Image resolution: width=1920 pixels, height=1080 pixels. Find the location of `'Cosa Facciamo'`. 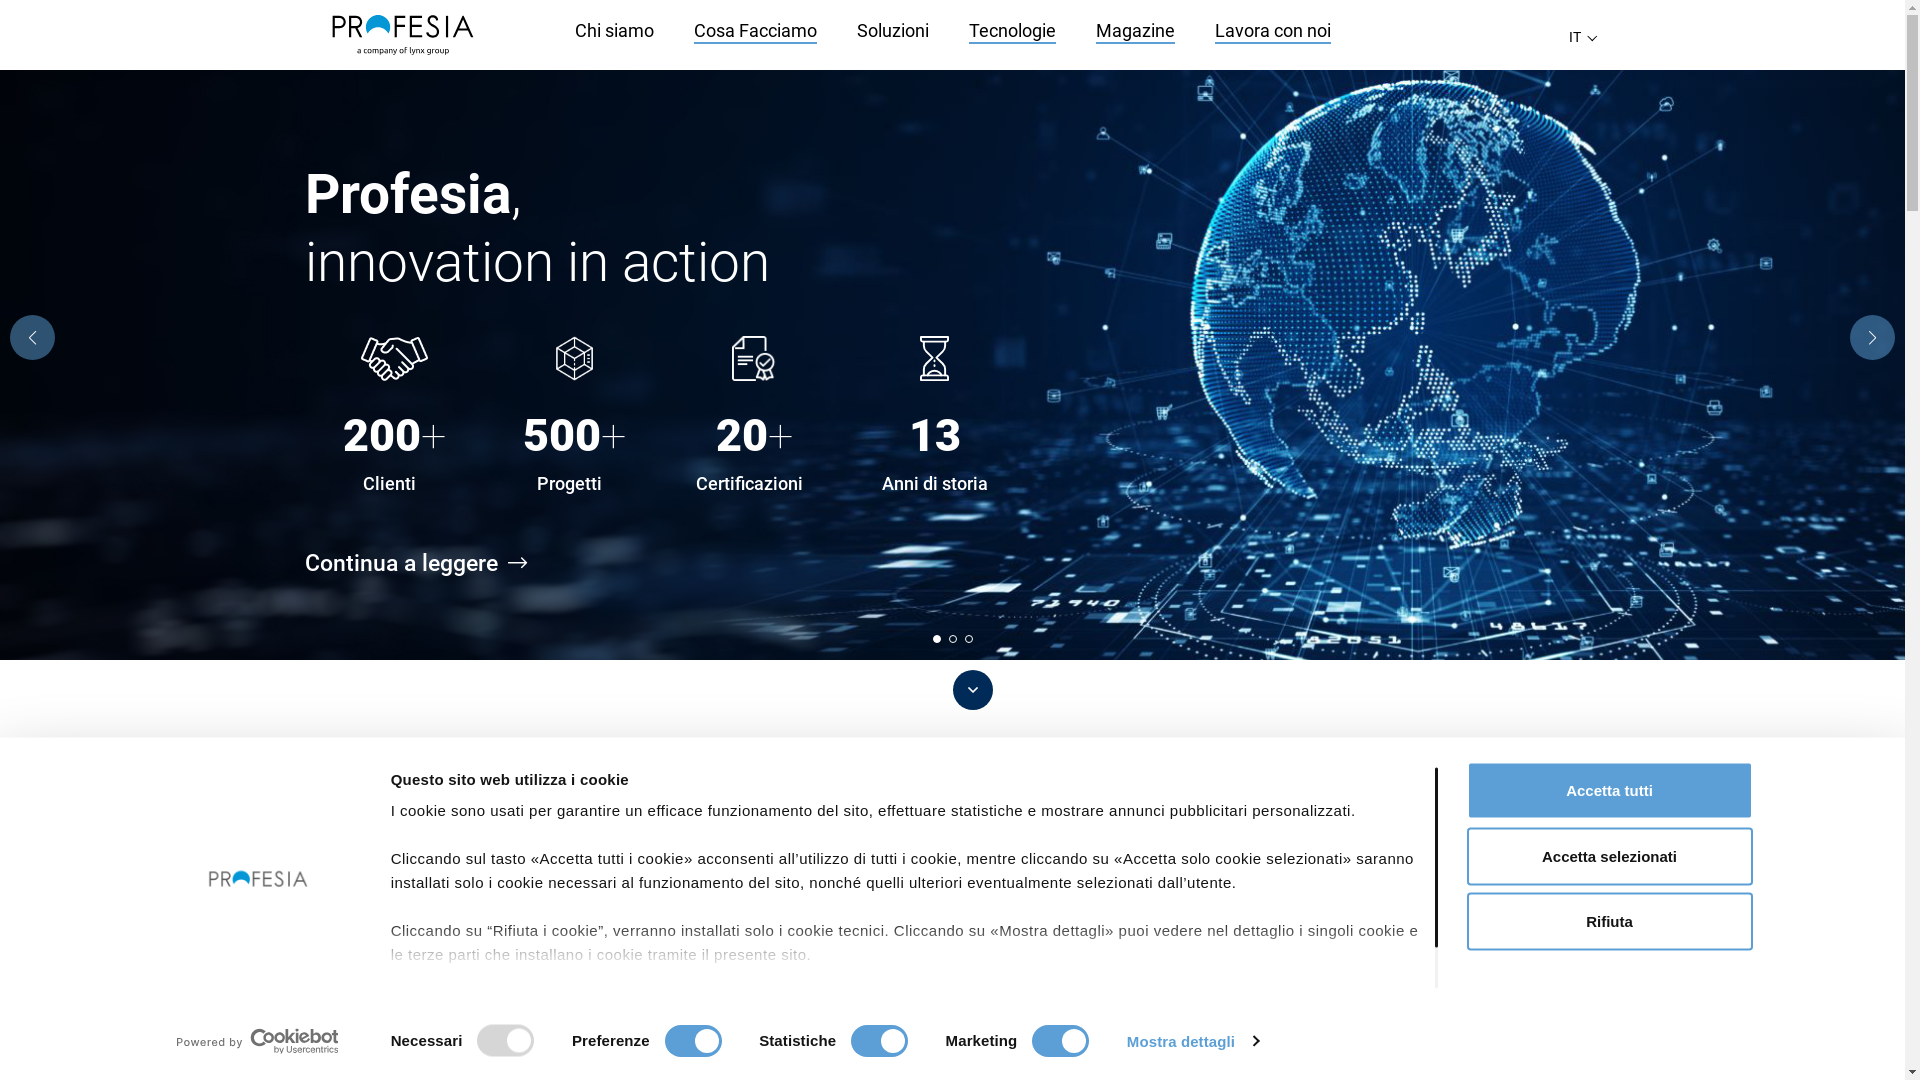

'Cosa Facciamo' is located at coordinates (754, 31).